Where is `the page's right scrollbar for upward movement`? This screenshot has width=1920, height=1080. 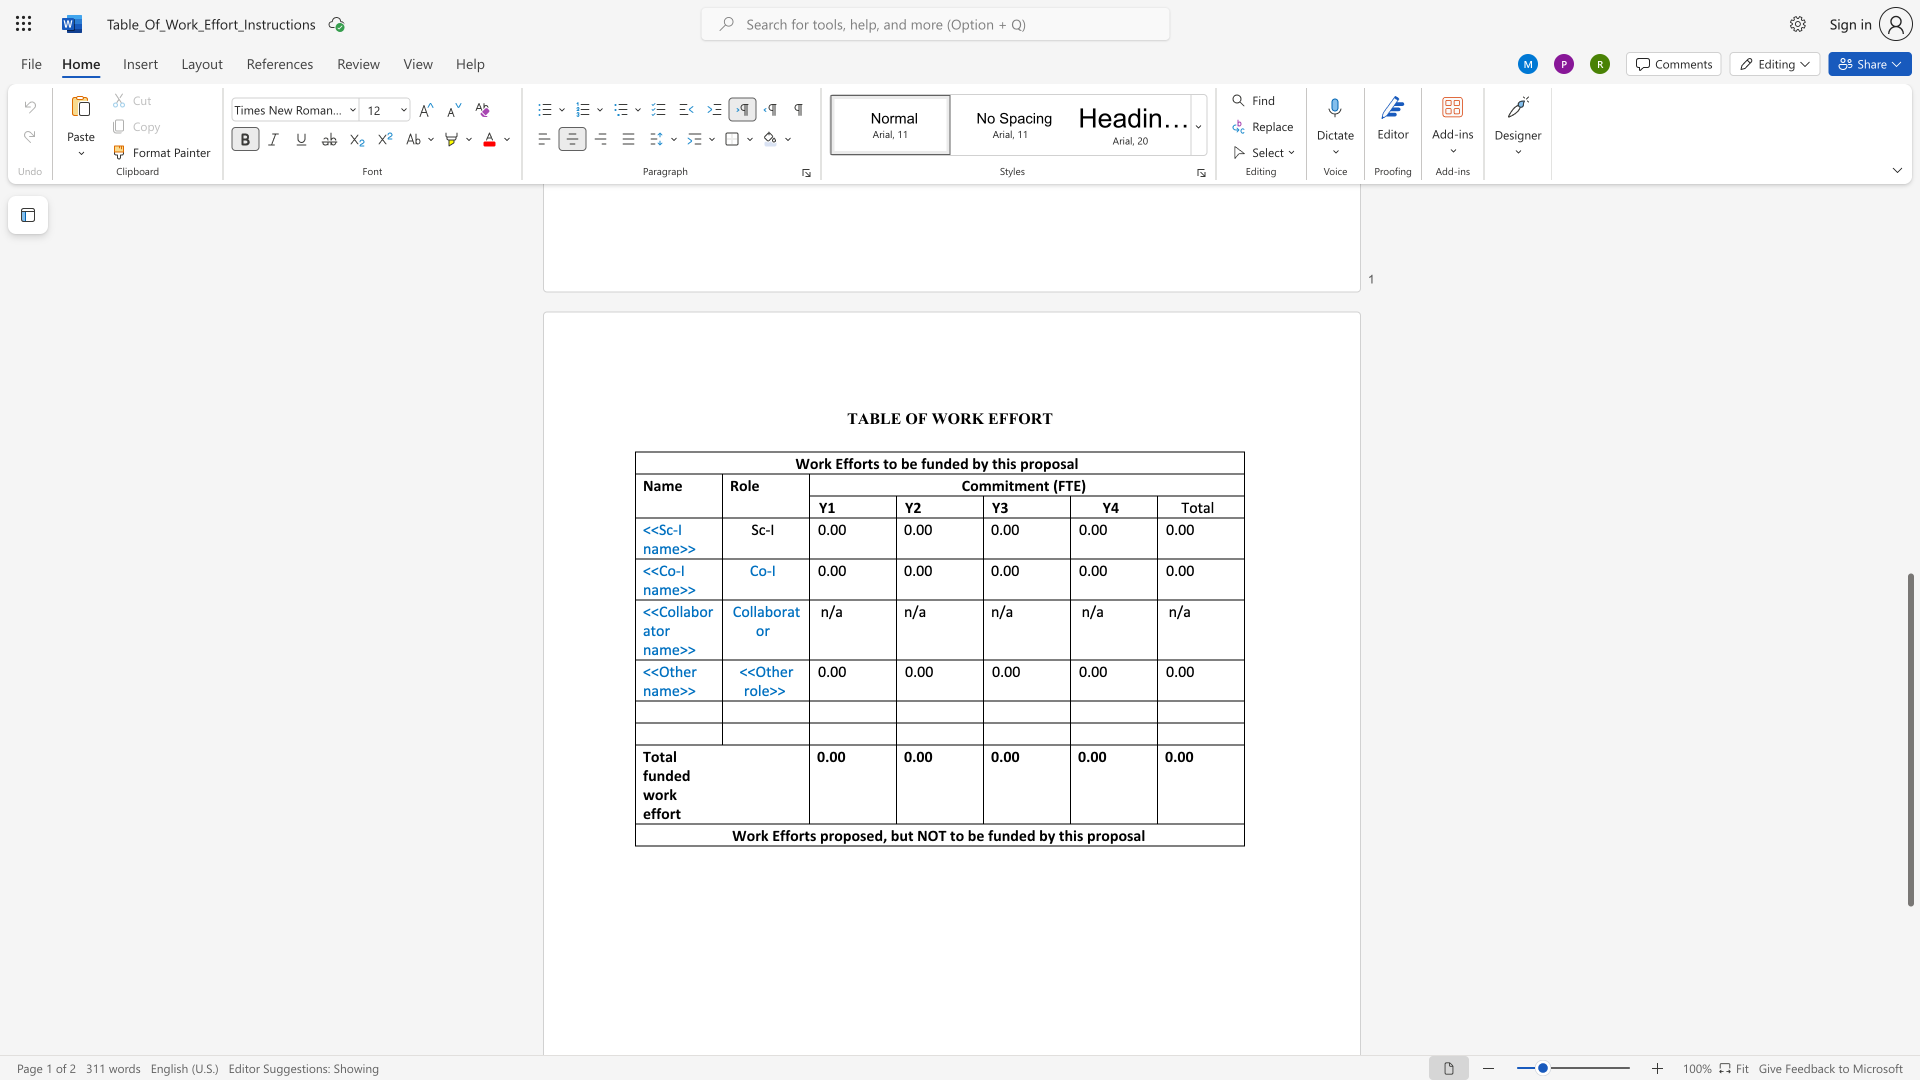 the page's right scrollbar for upward movement is located at coordinates (1909, 459).